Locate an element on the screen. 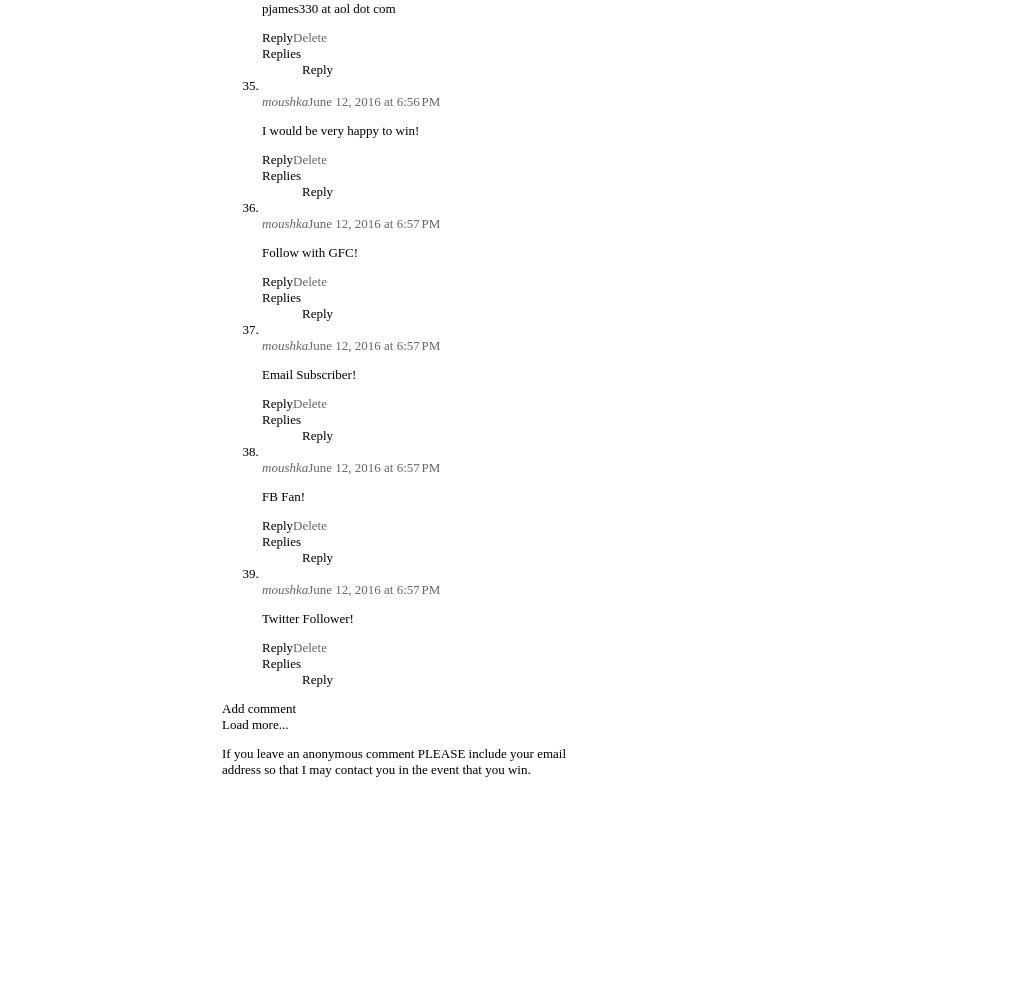 This screenshot has height=1003, width=1024. 'Add comment' is located at coordinates (258, 706).